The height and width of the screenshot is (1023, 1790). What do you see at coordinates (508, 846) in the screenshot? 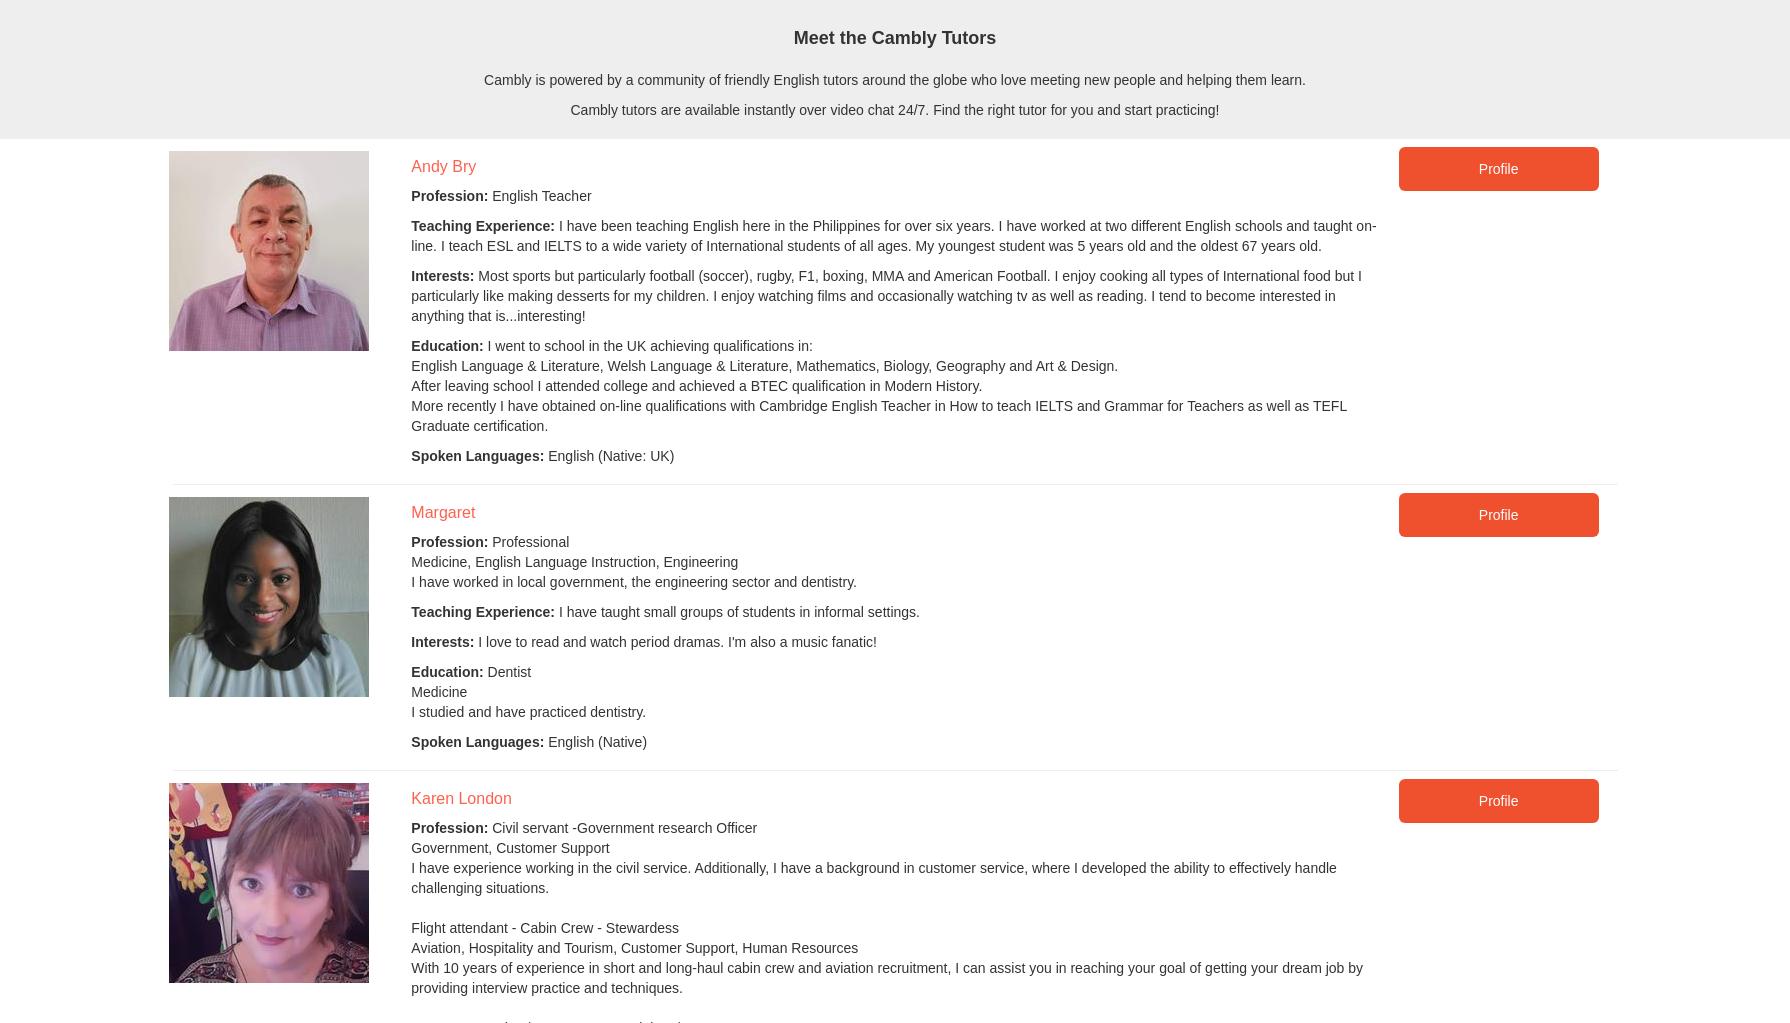
I see `'Government, Customer Support'` at bounding box center [508, 846].